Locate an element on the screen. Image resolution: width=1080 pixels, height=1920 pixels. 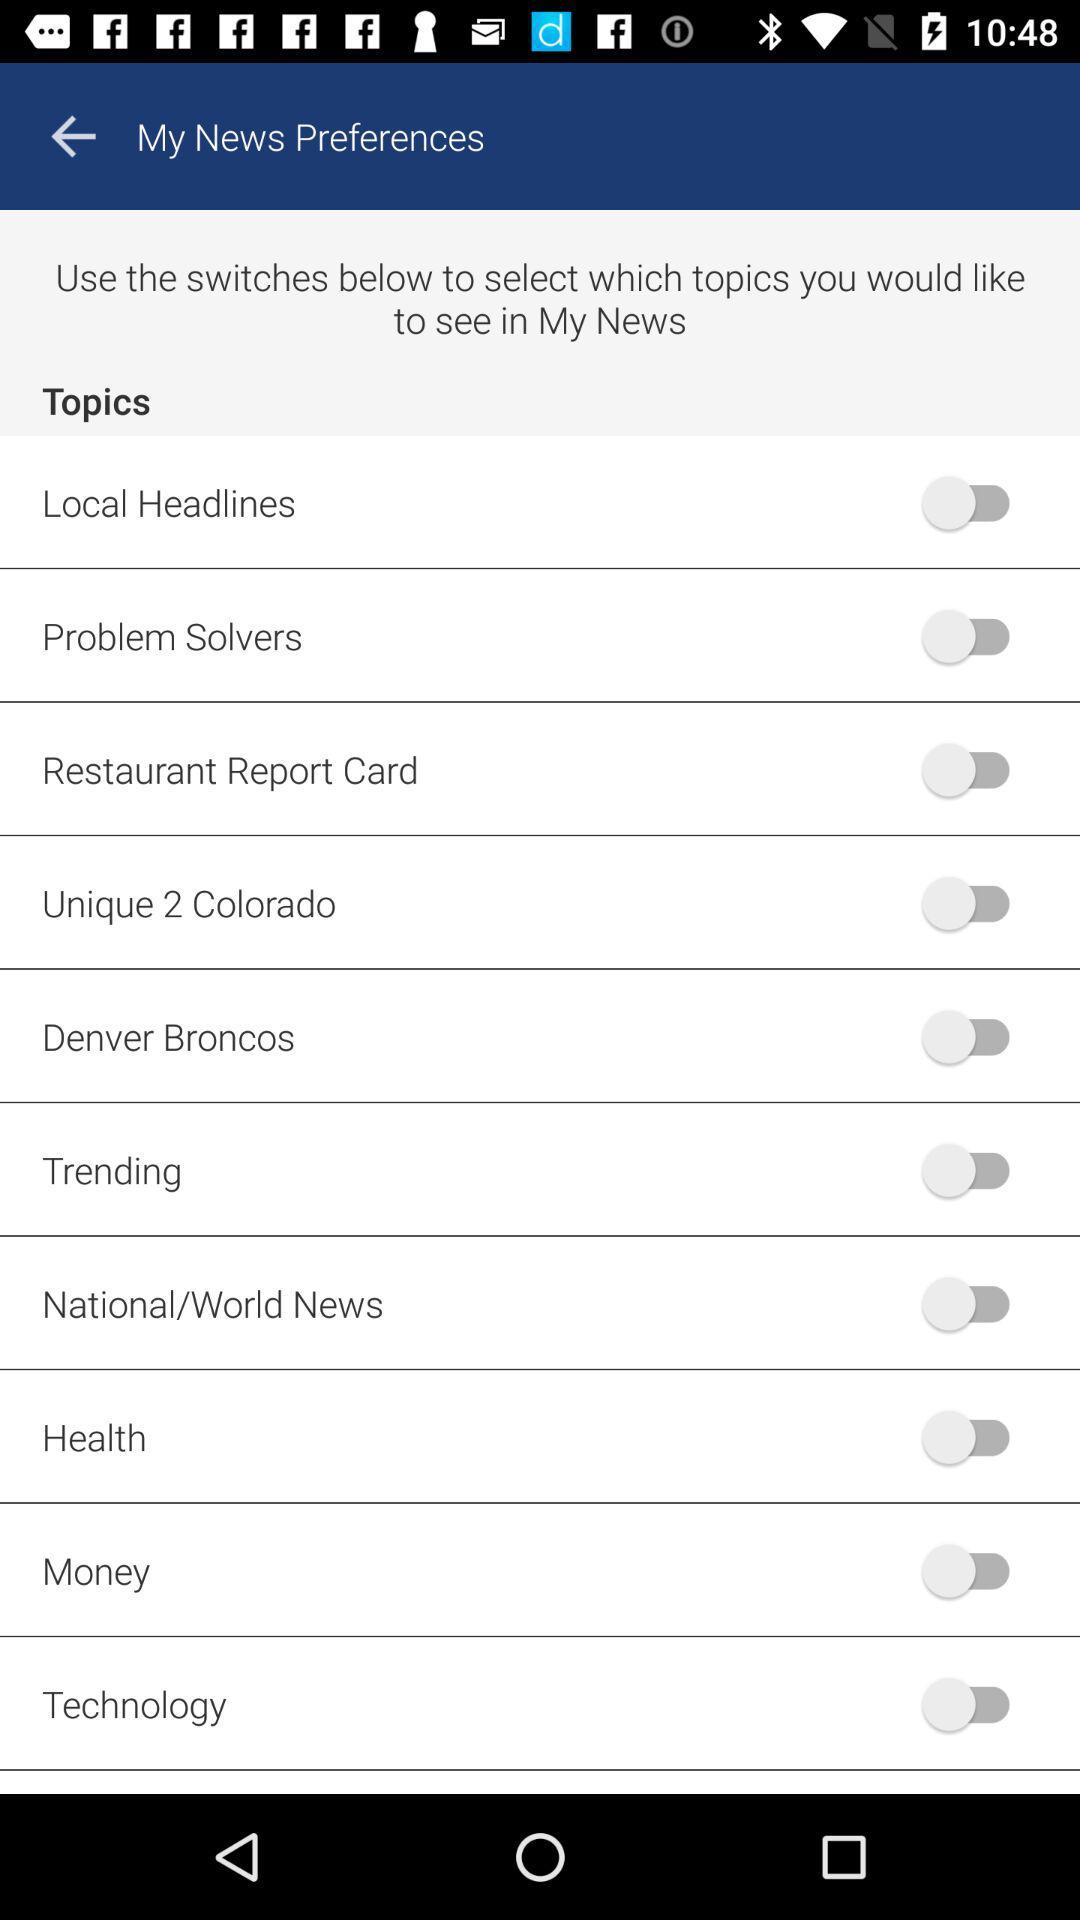
the switch button which is to the right of restaurant report card is located at coordinates (974, 768).